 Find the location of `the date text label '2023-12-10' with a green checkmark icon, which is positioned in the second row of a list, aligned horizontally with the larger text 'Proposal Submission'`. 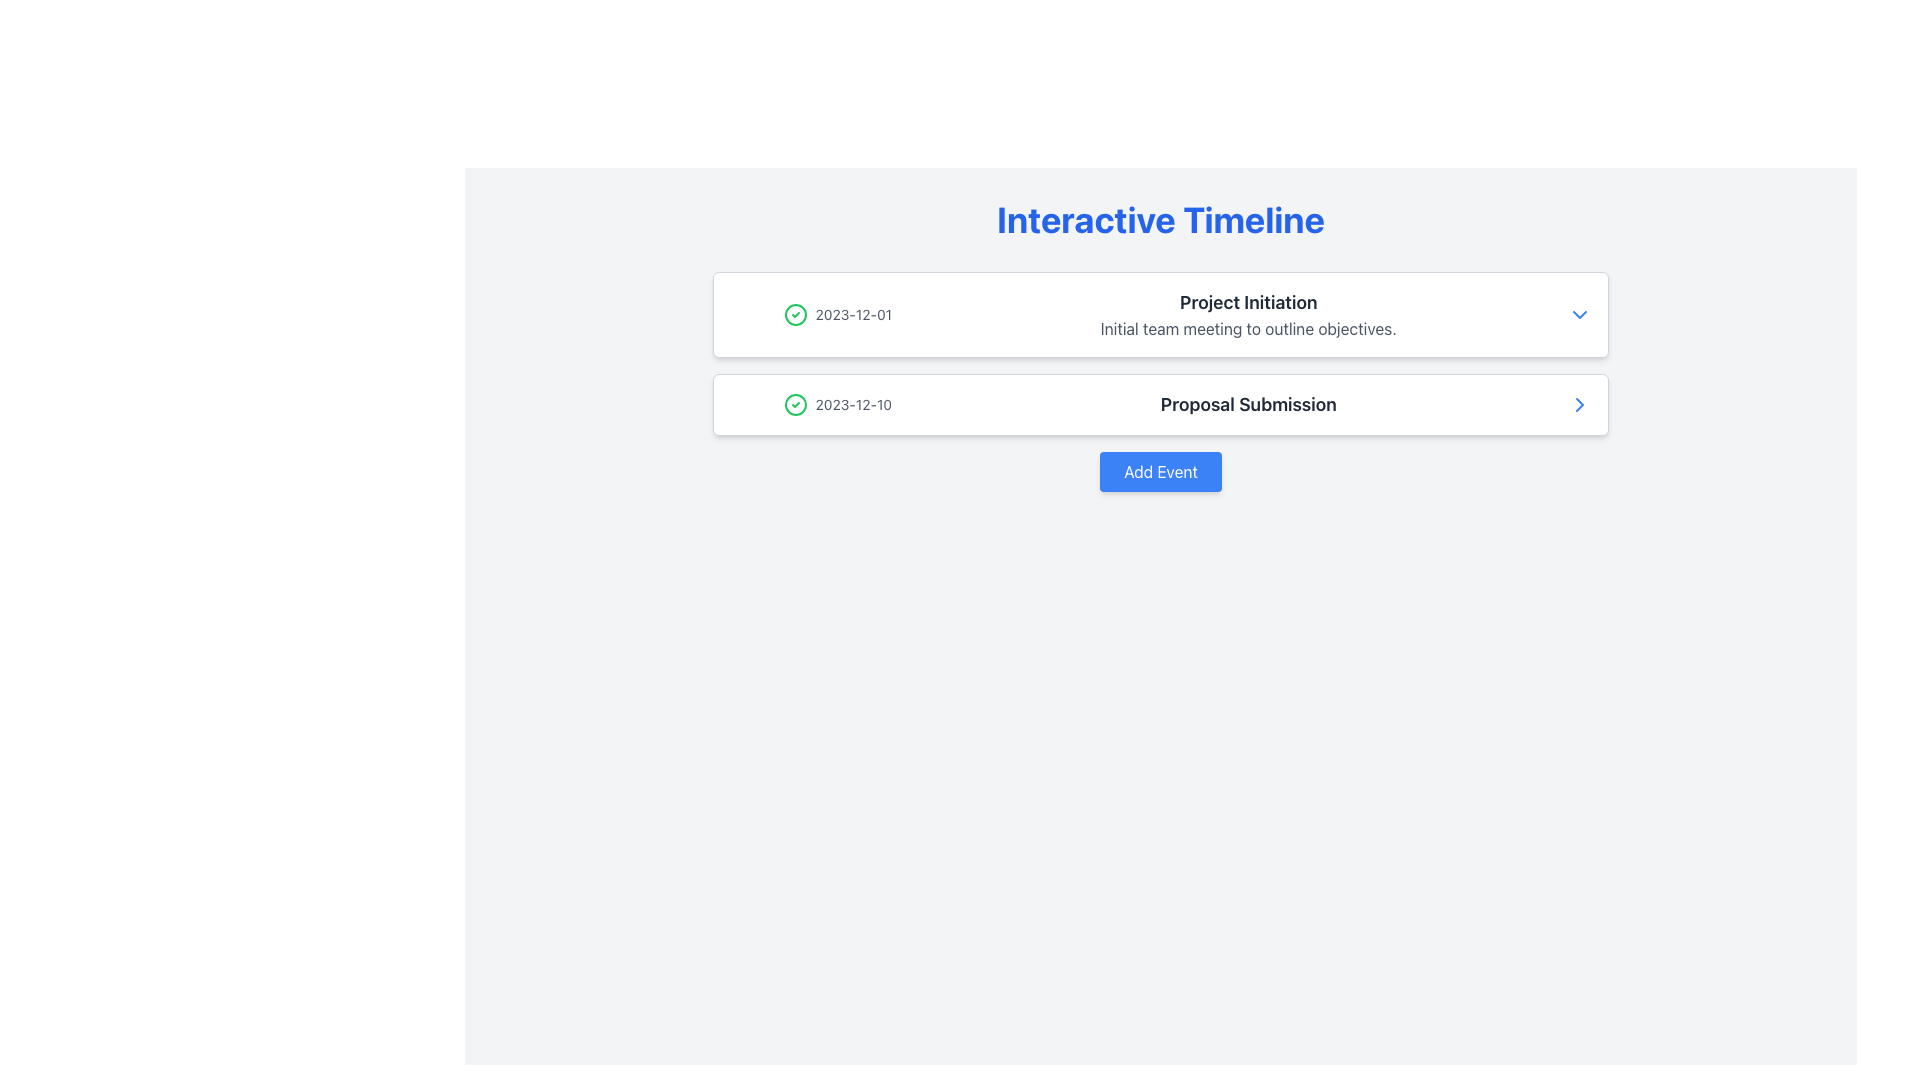

the date text label '2023-12-10' with a green checkmark icon, which is positioned in the second row of a list, aligned horizontally with the larger text 'Proposal Submission' is located at coordinates (837, 405).